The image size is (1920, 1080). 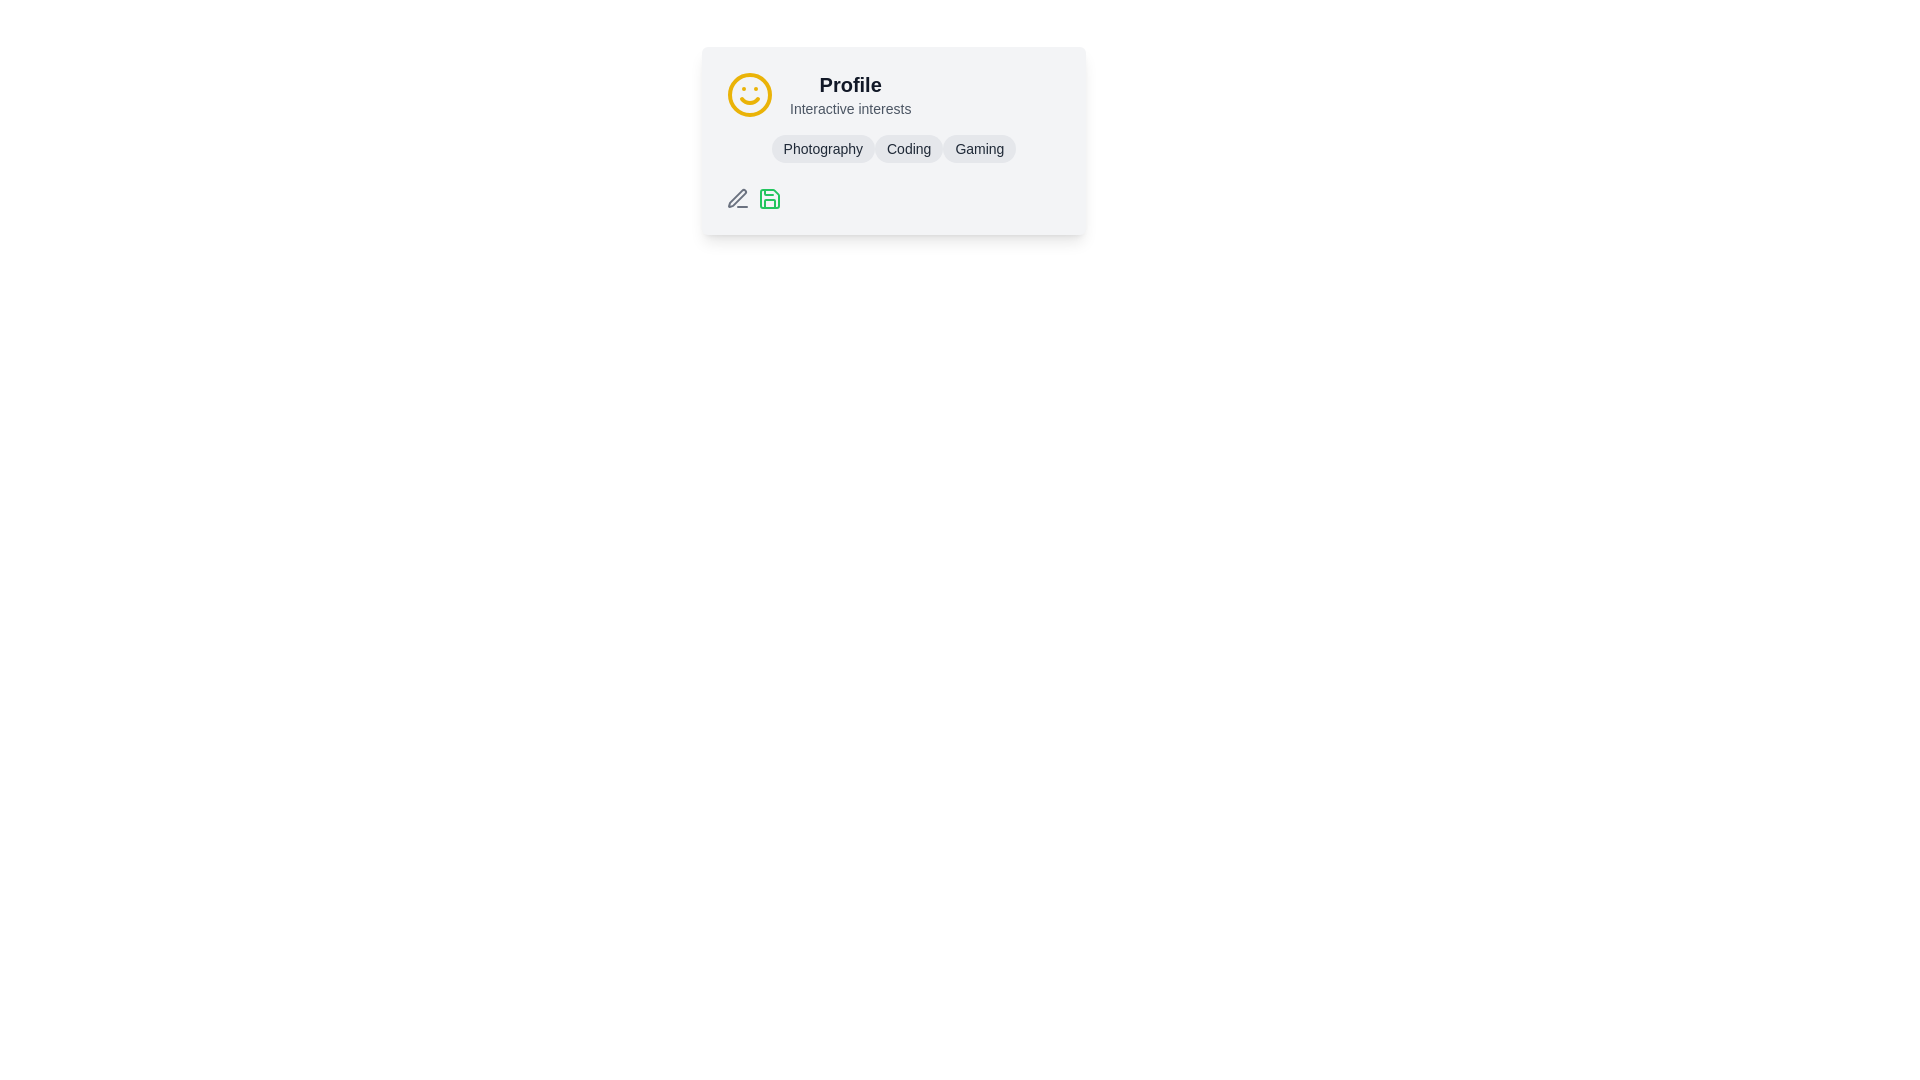 What do you see at coordinates (908, 148) in the screenshot?
I see `the 'Coding' button, which is the second rounded rectangular button in the horizontal sequence of three buttons labeled 'Photography', 'Coding', and 'Gaming', located under the 'Profile' header` at bounding box center [908, 148].